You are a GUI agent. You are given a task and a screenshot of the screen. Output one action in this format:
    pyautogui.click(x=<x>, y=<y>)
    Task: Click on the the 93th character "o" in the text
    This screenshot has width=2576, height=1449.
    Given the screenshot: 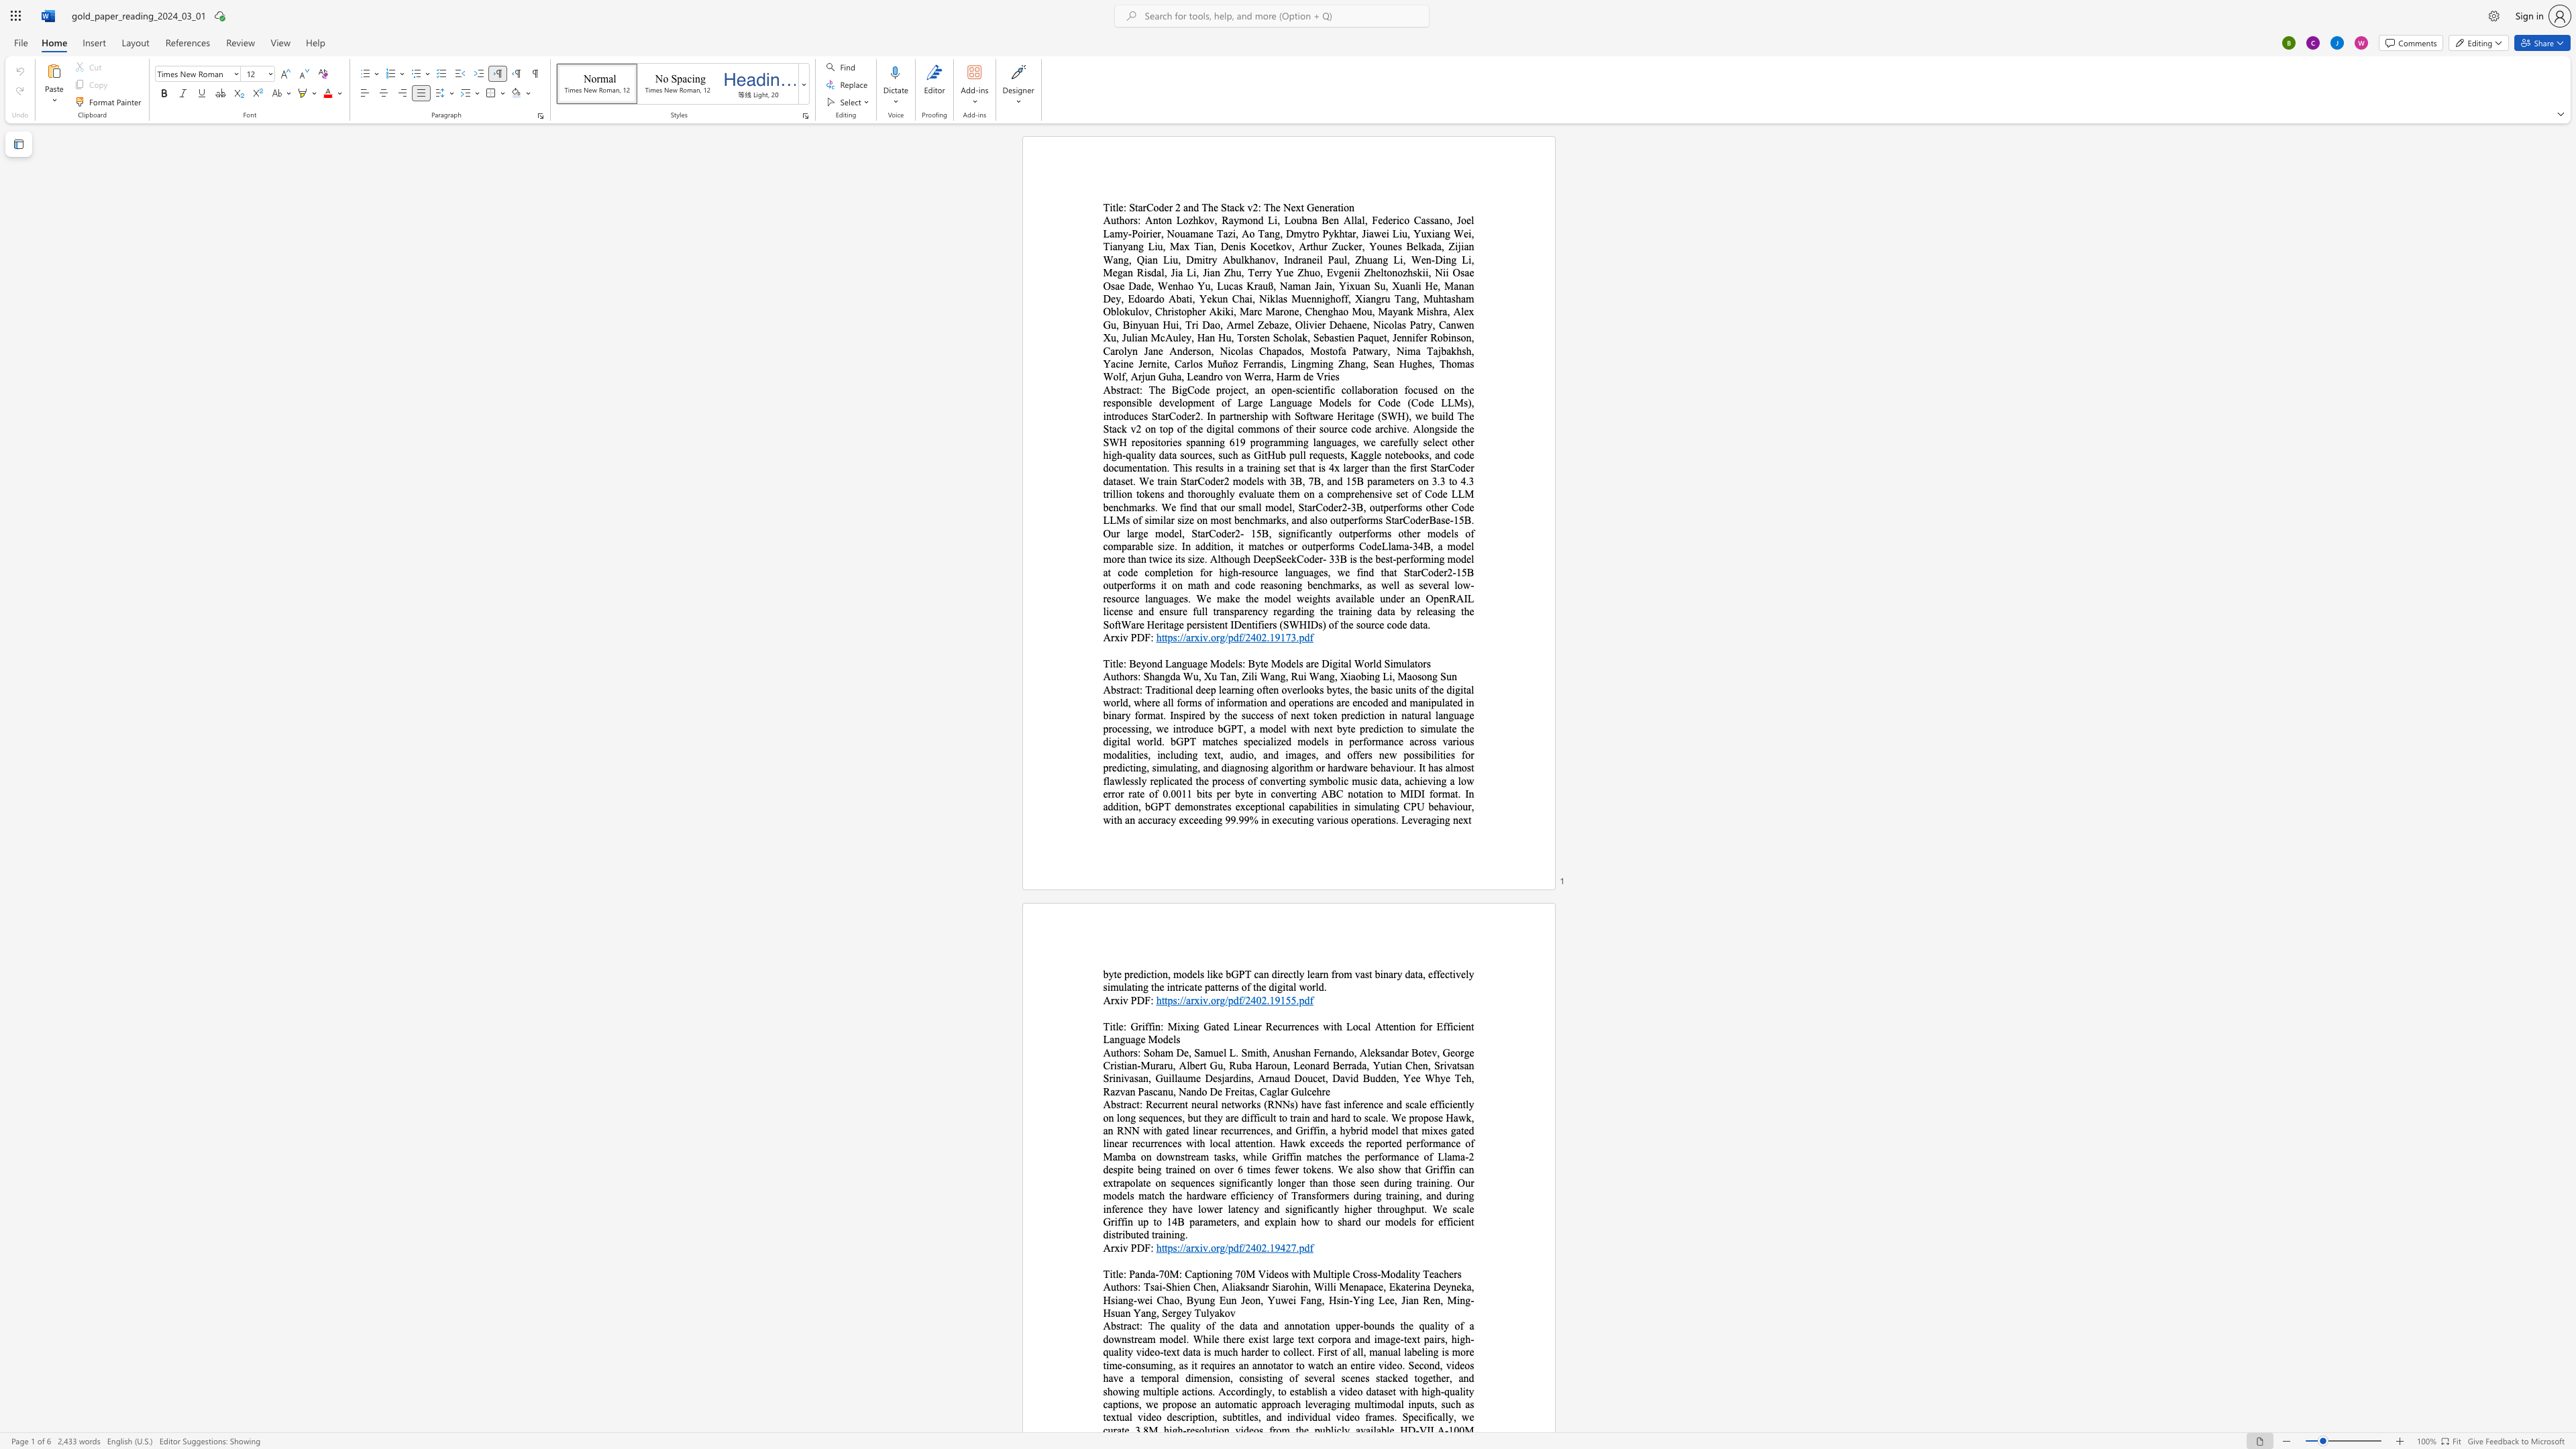 What is the action you would take?
    pyautogui.click(x=1173, y=584)
    